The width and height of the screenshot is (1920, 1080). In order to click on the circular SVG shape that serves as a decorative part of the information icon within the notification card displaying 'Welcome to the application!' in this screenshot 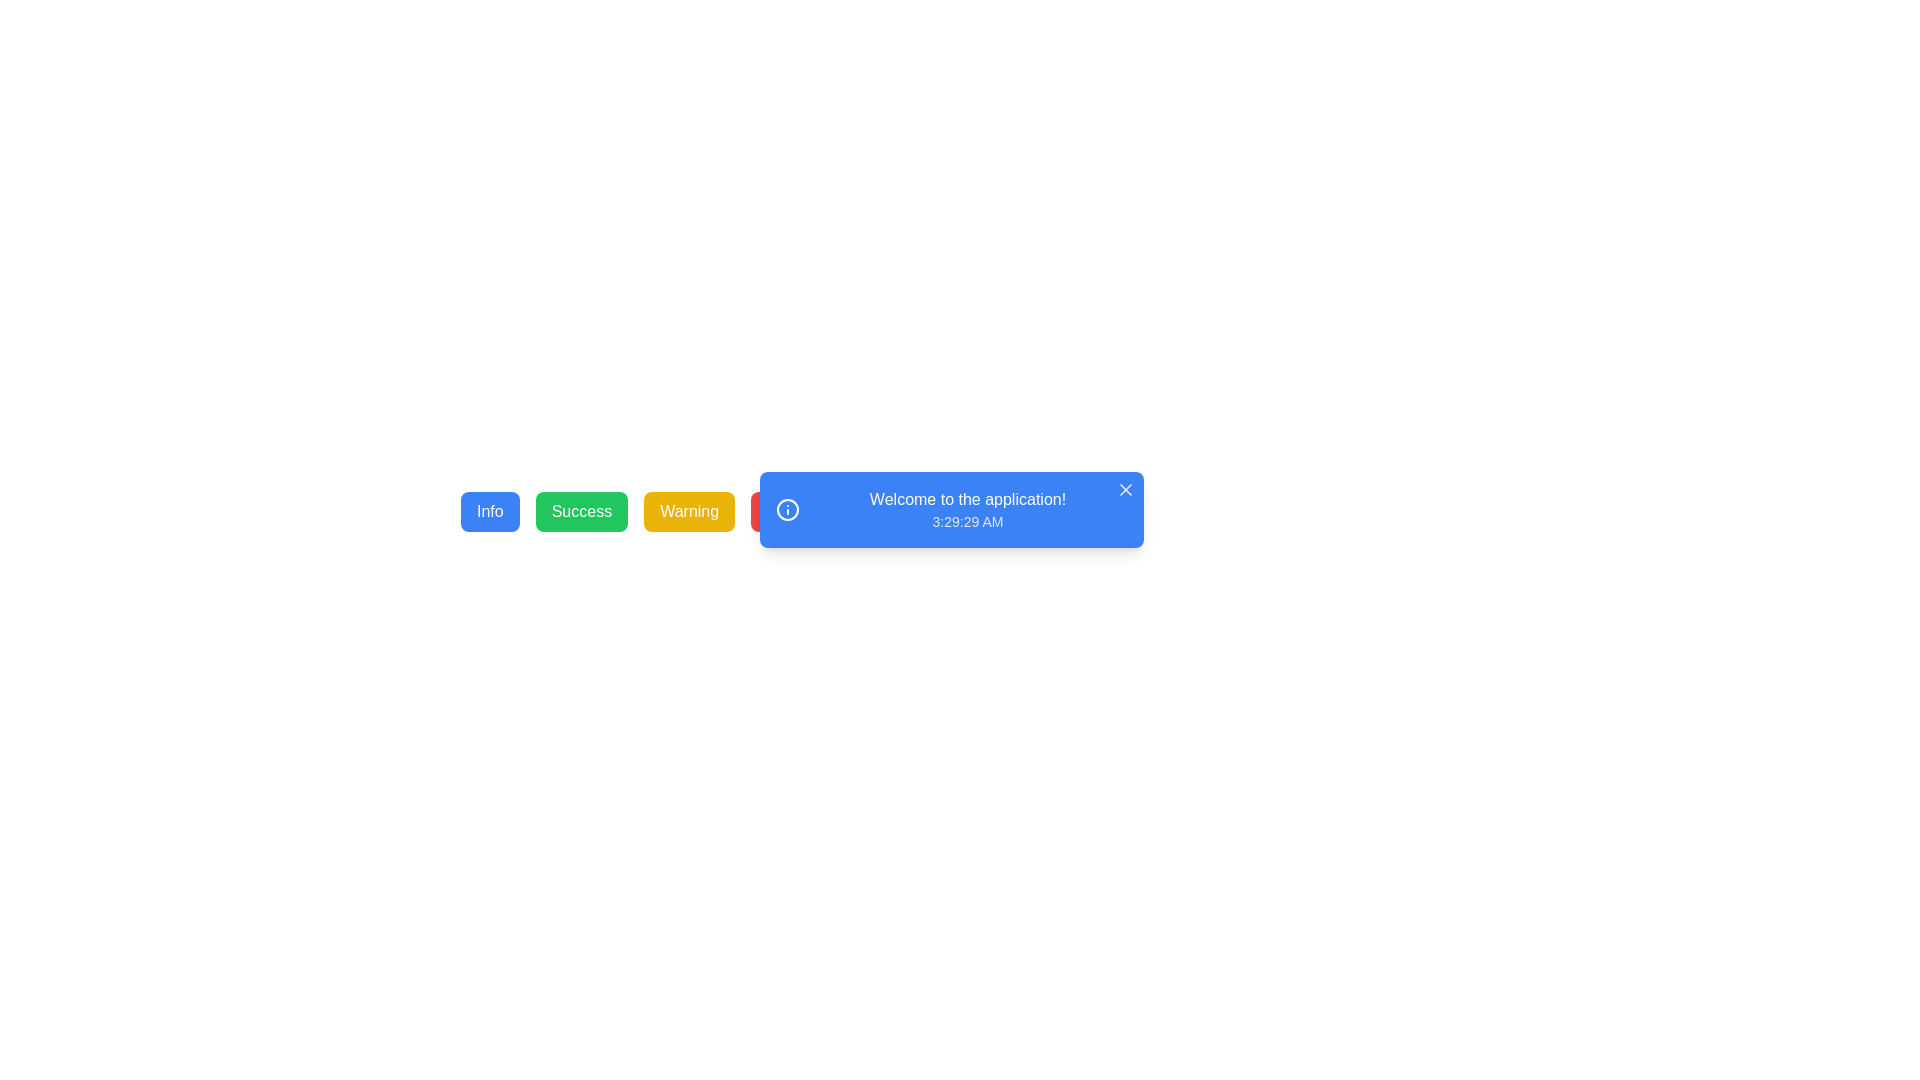, I will do `click(786, 508)`.